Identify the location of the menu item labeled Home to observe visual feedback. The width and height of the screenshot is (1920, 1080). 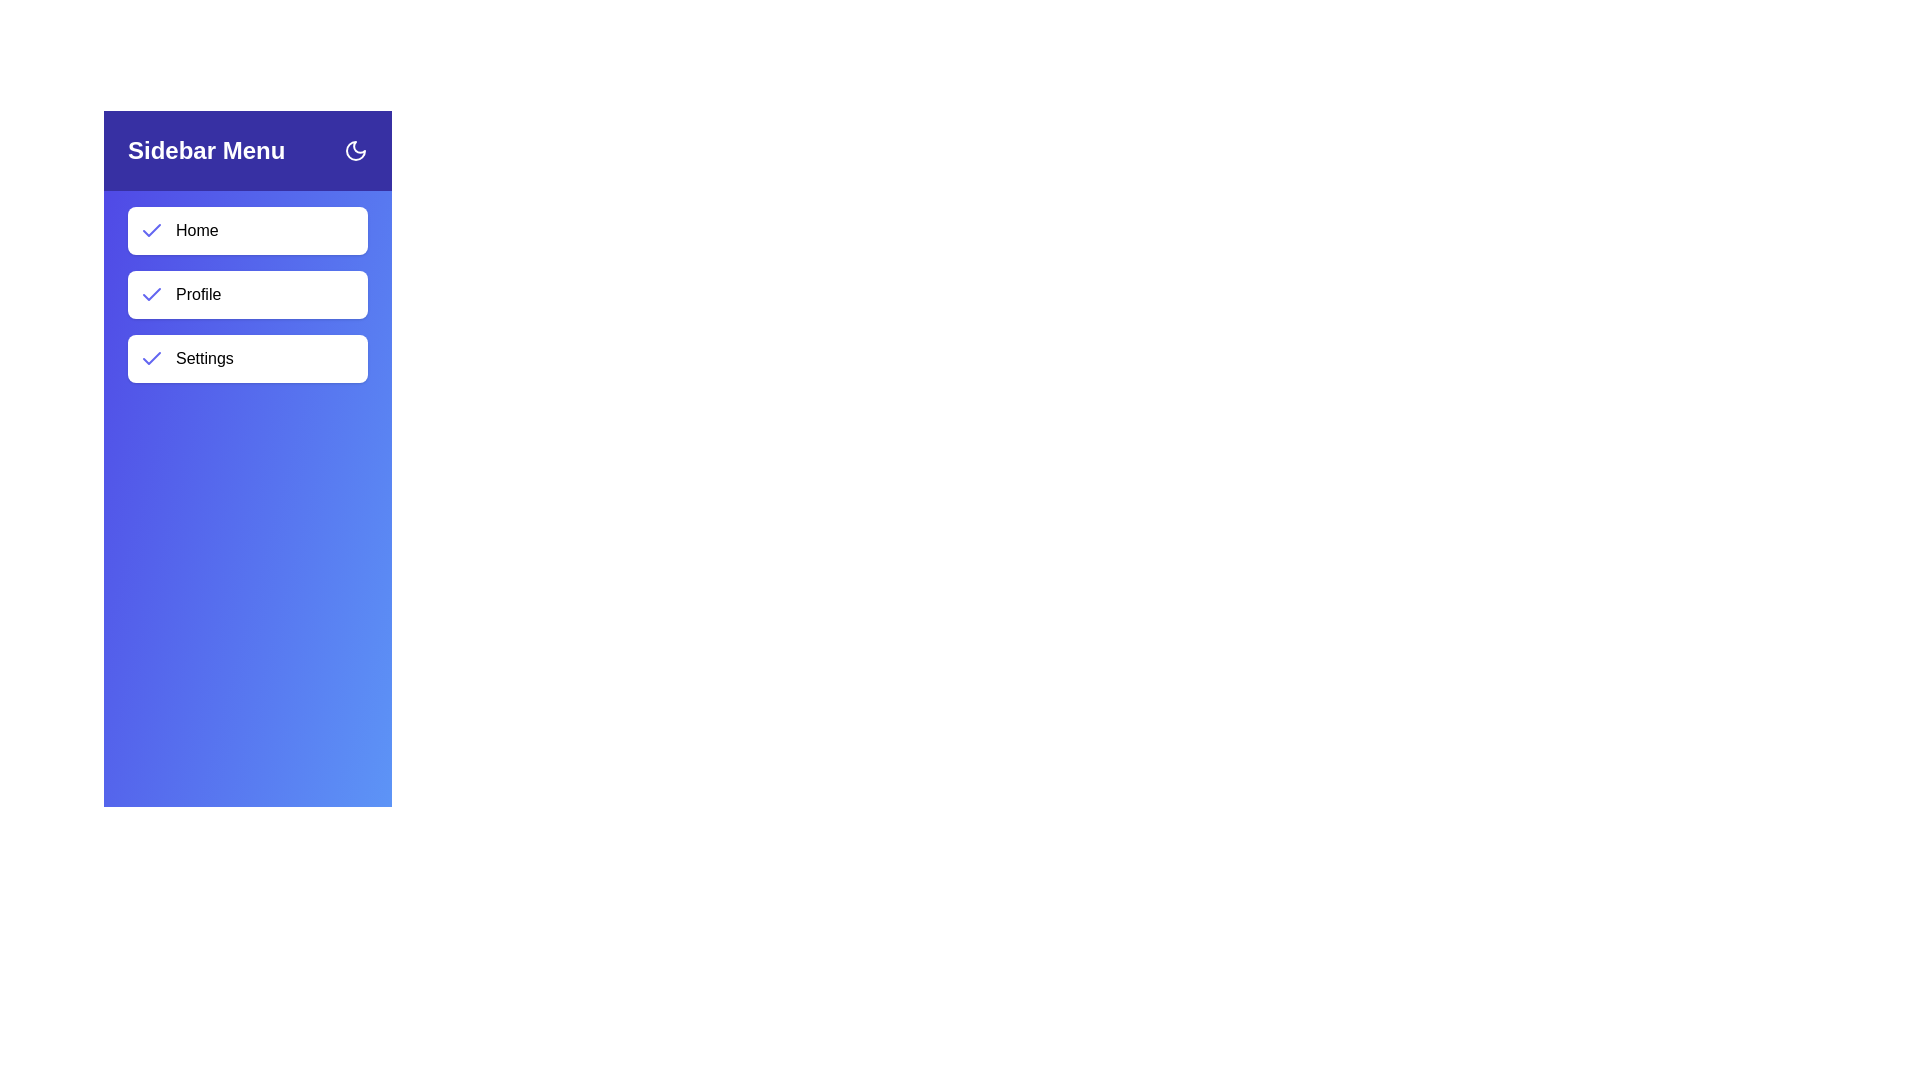
(247, 230).